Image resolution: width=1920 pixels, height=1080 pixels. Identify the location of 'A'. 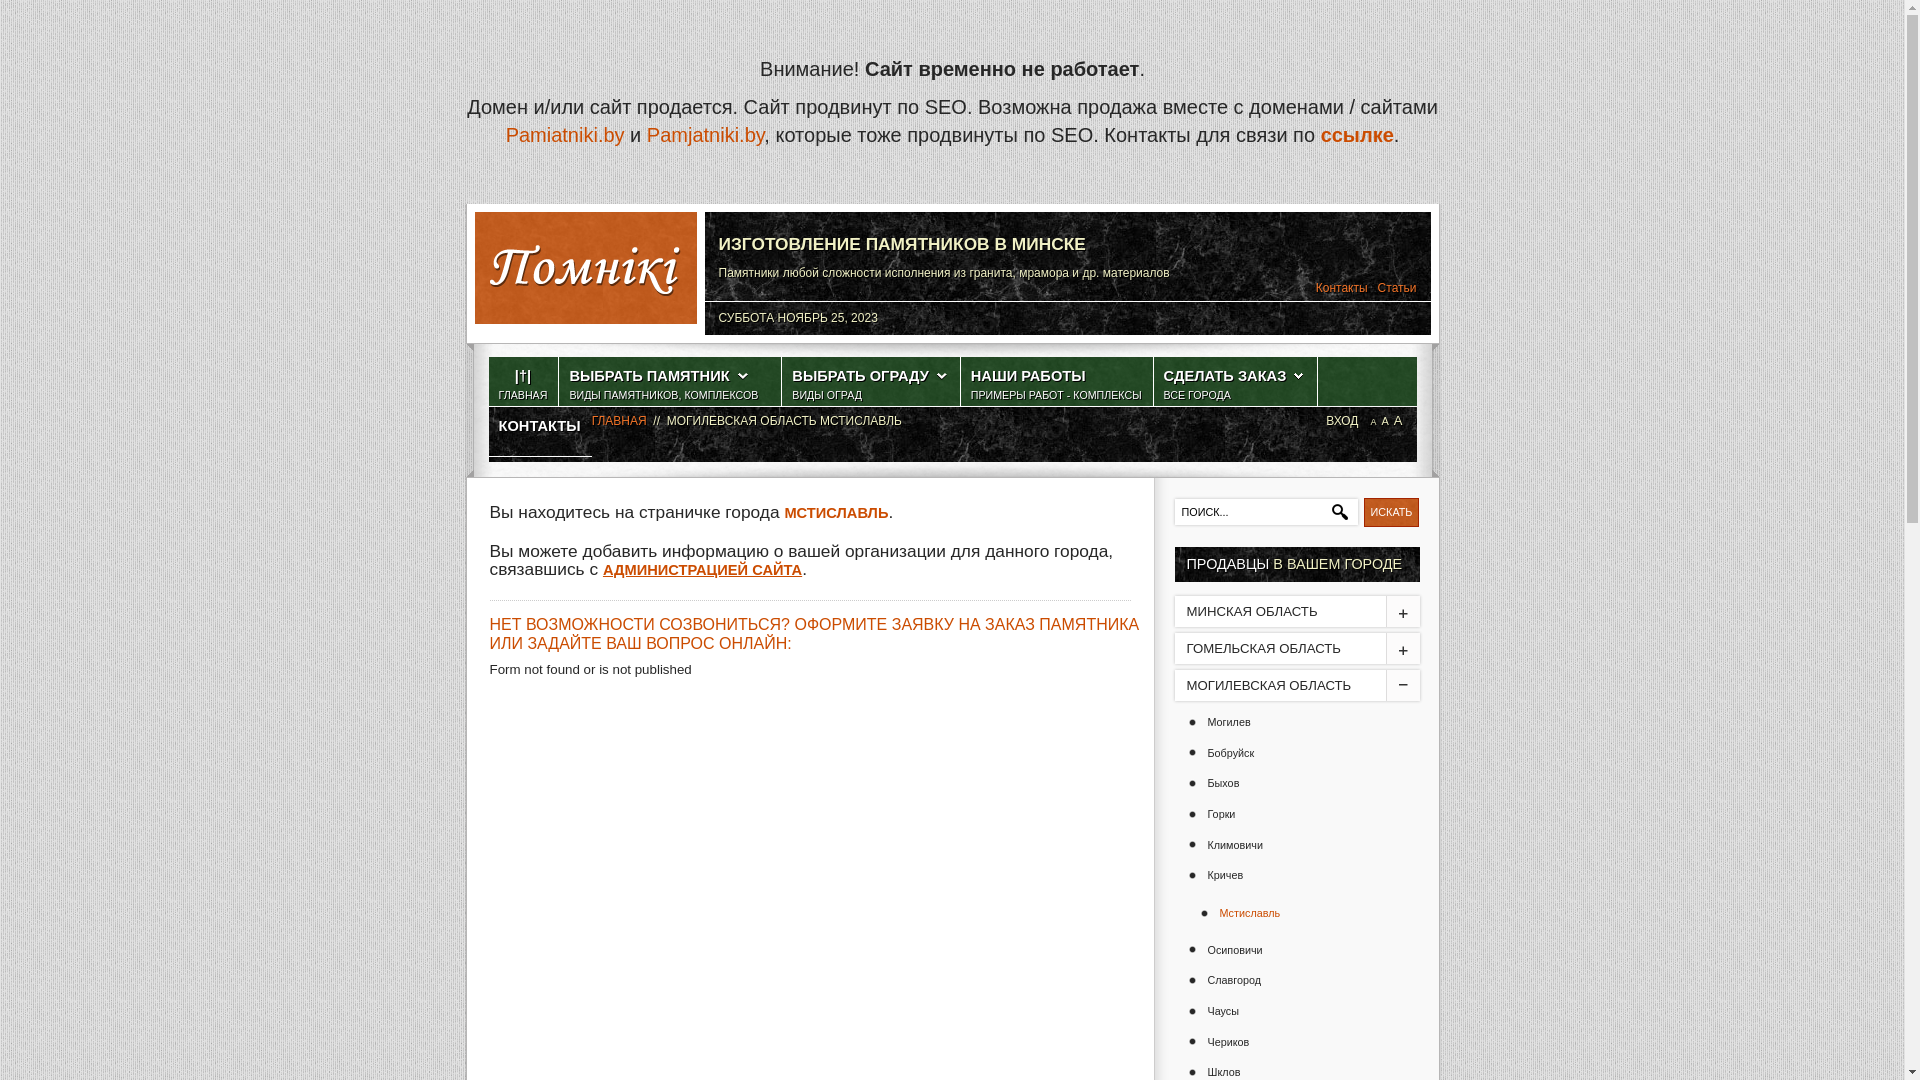
(1397, 419).